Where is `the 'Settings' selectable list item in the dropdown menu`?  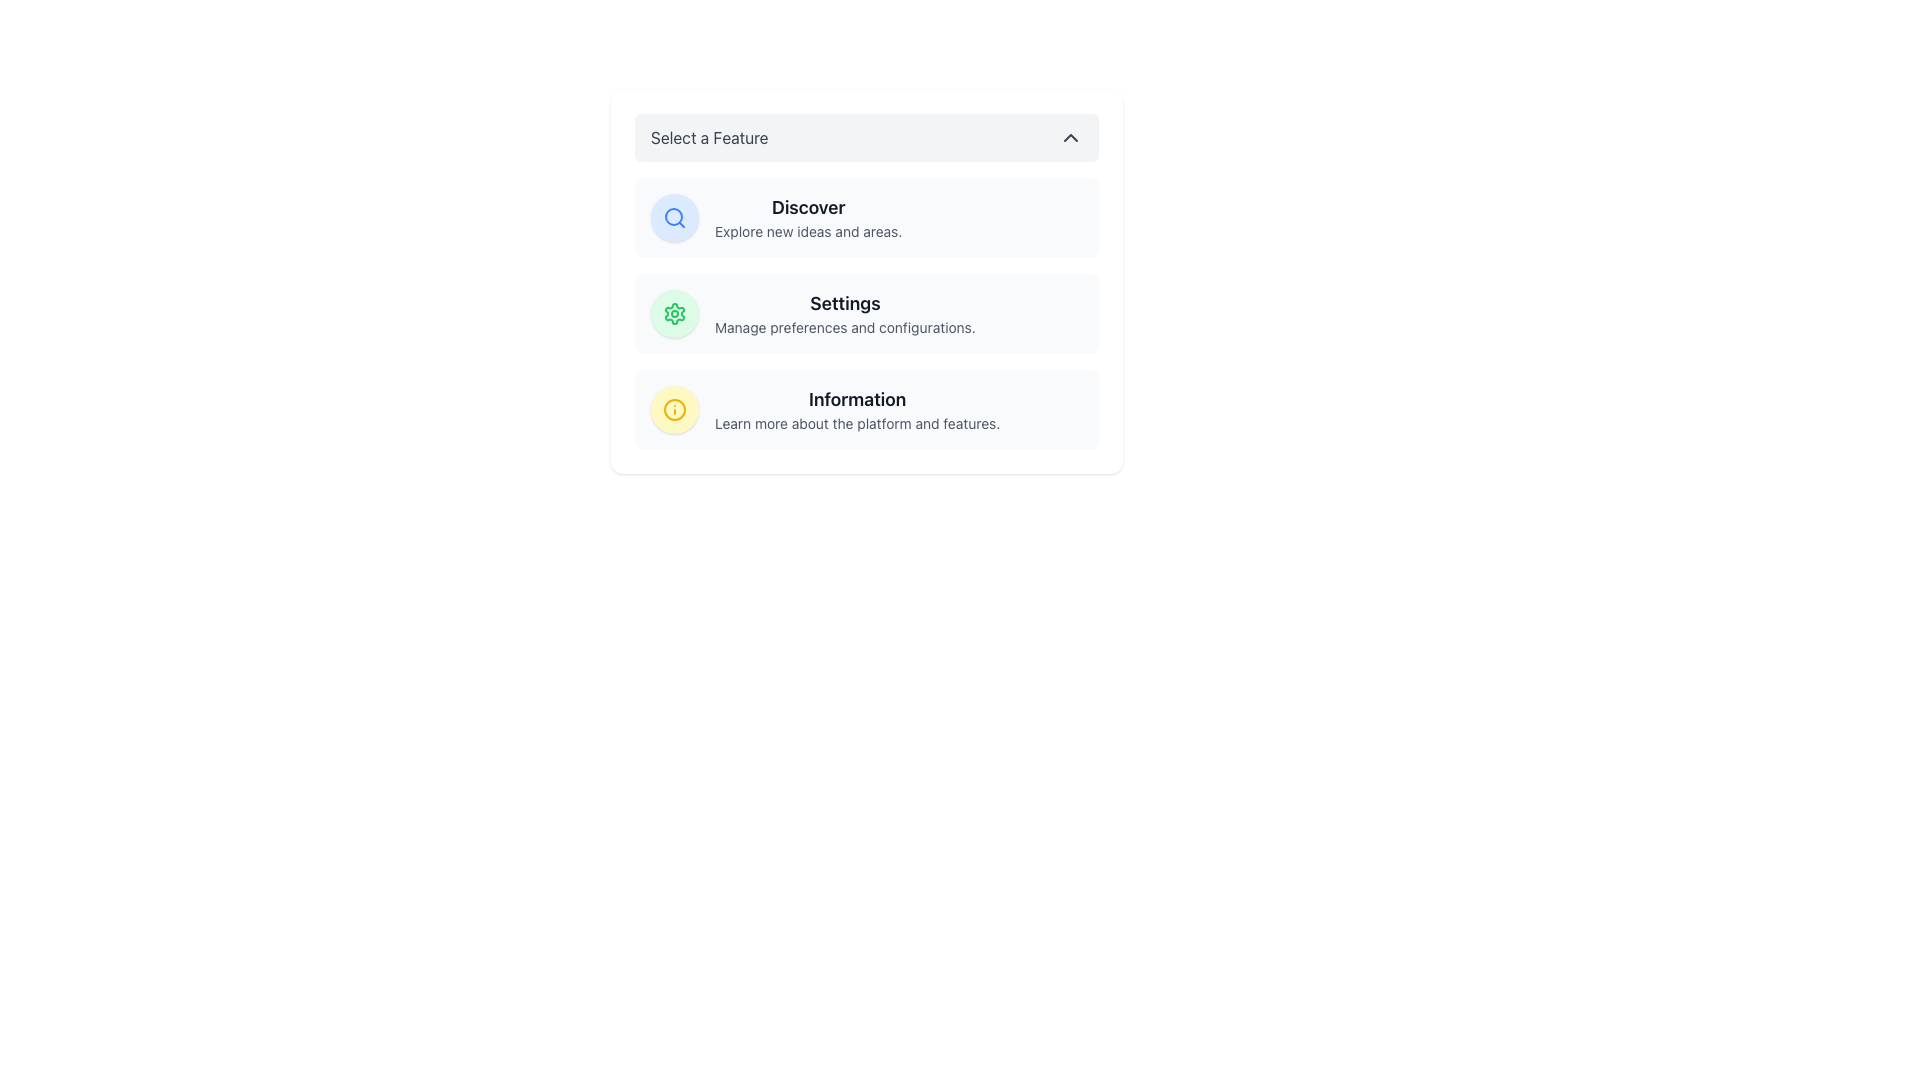 the 'Settings' selectable list item in the dropdown menu is located at coordinates (867, 281).